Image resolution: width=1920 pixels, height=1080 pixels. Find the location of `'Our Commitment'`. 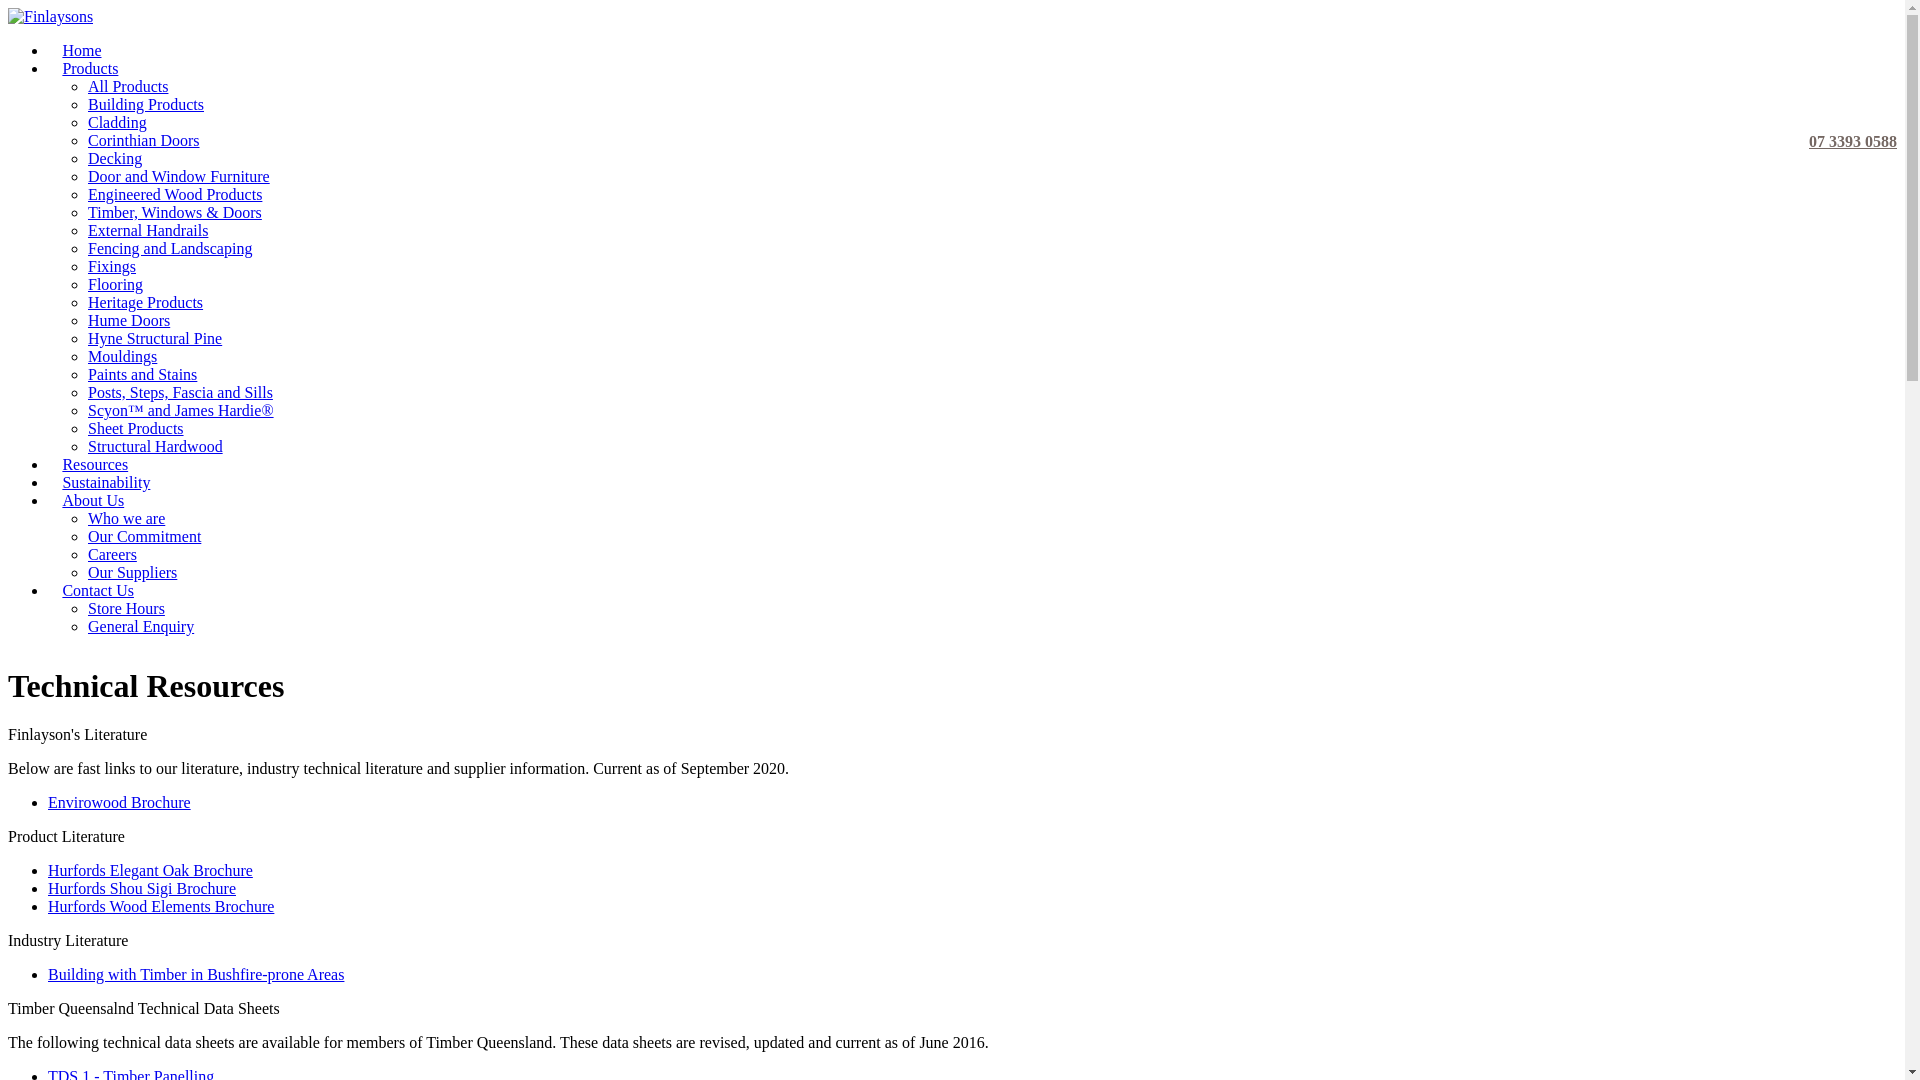

'Our Commitment' is located at coordinates (143, 535).